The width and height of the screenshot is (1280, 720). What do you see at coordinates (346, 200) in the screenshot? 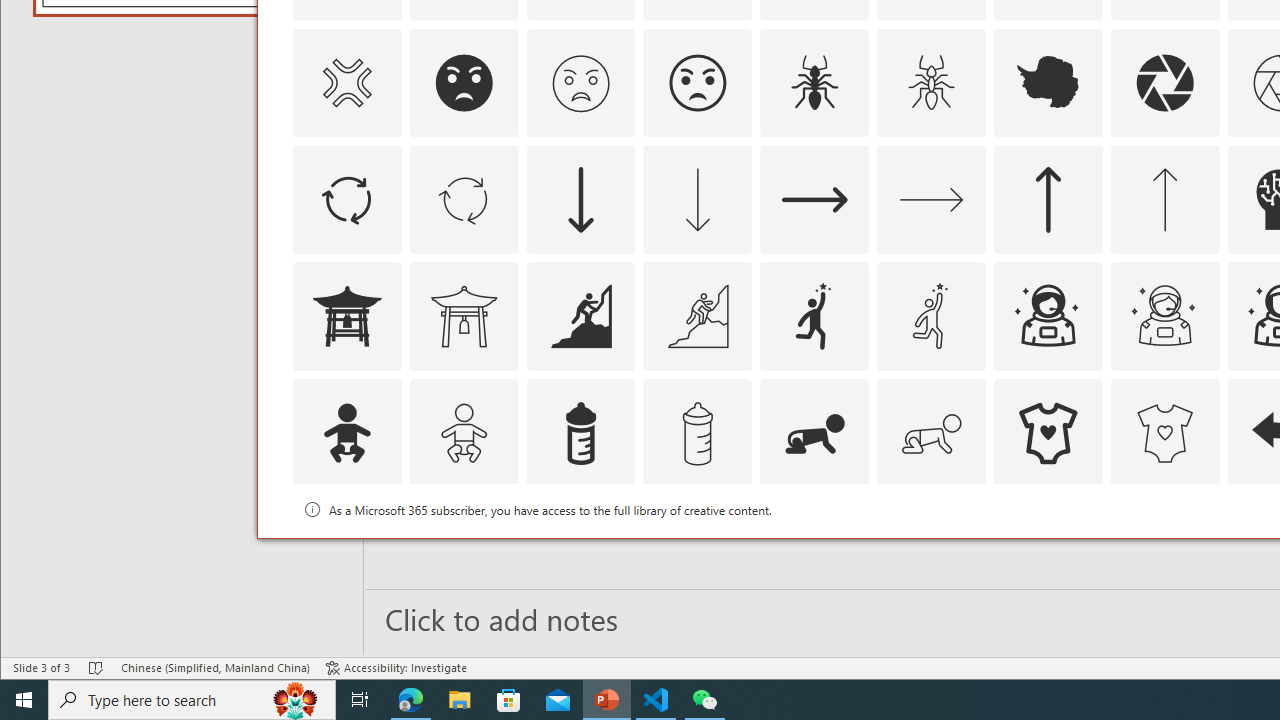
I see `'AutomationID: Icons_ArrowCircle'` at bounding box center [346, 200].